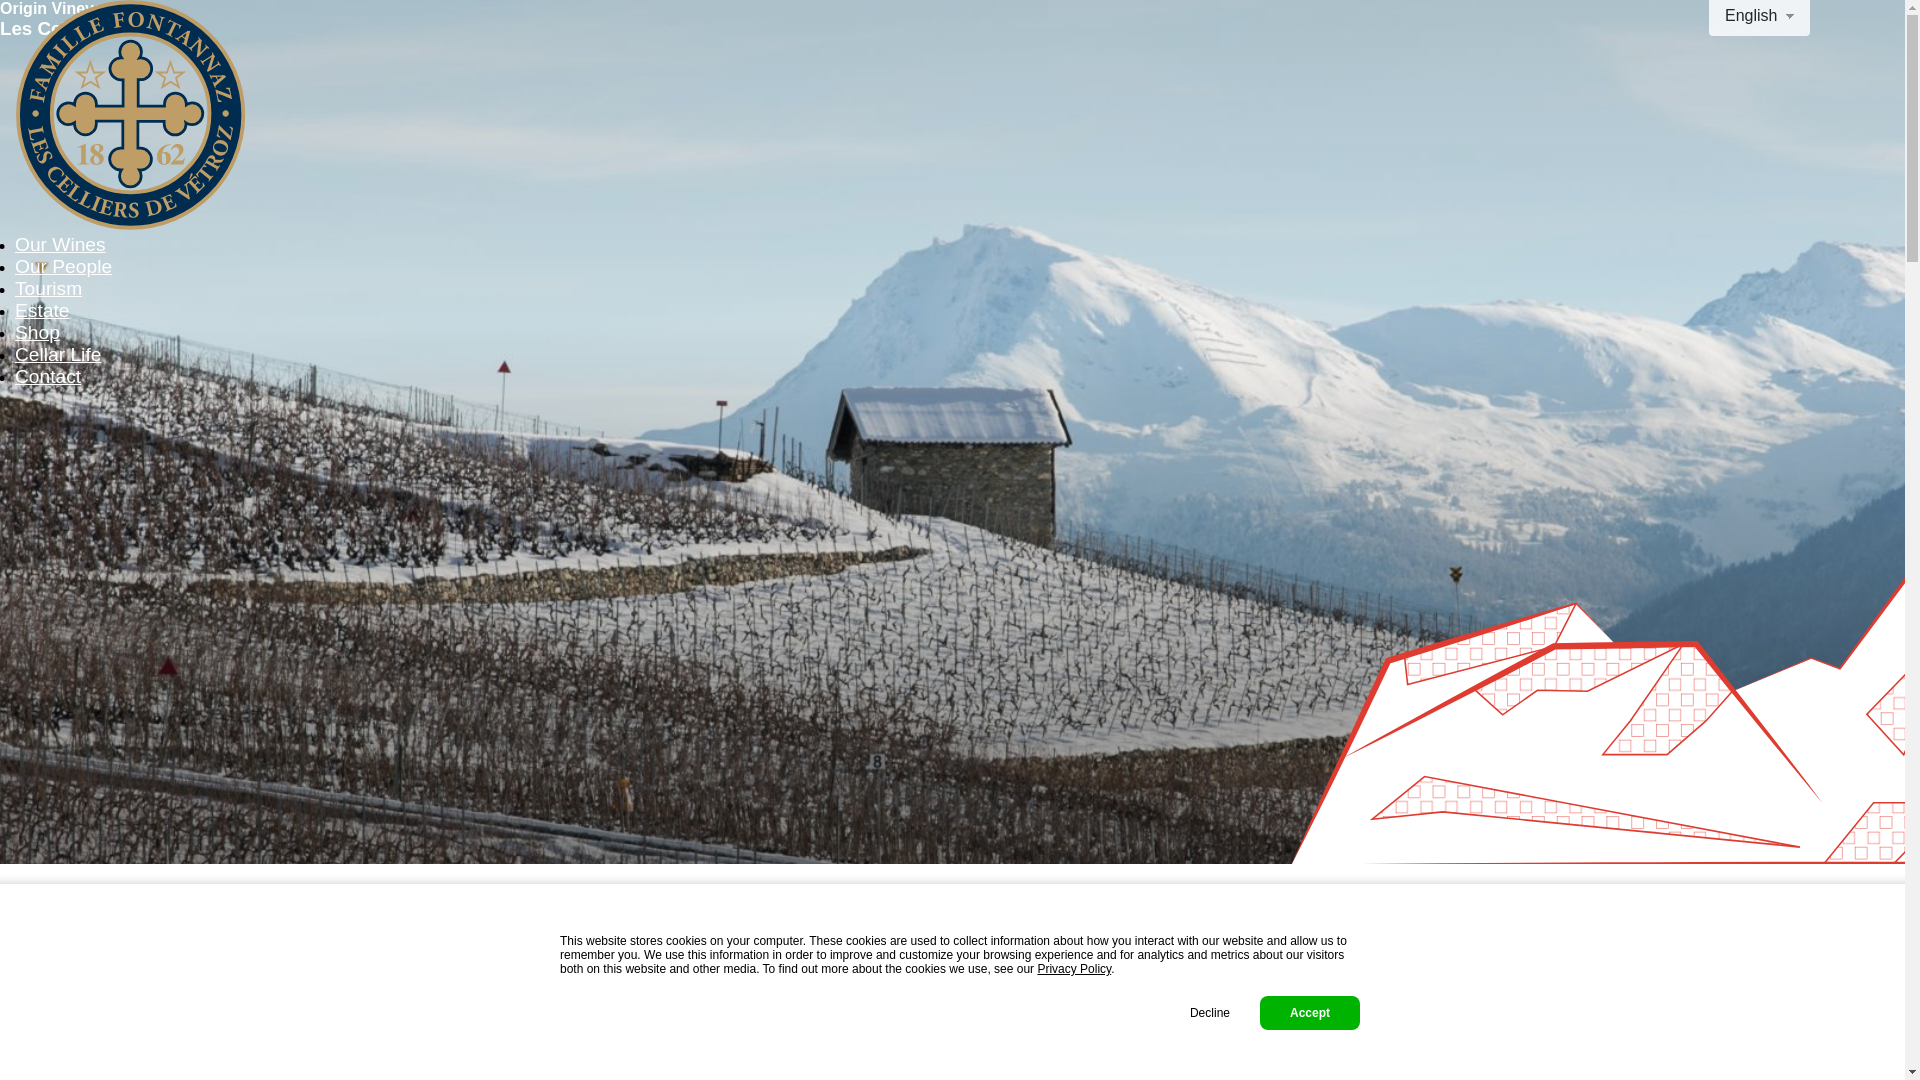  What do you see at coordinates (57, 353) in the screenshot?
I see `'Cellar Life'` at bounding box center [57, 353].